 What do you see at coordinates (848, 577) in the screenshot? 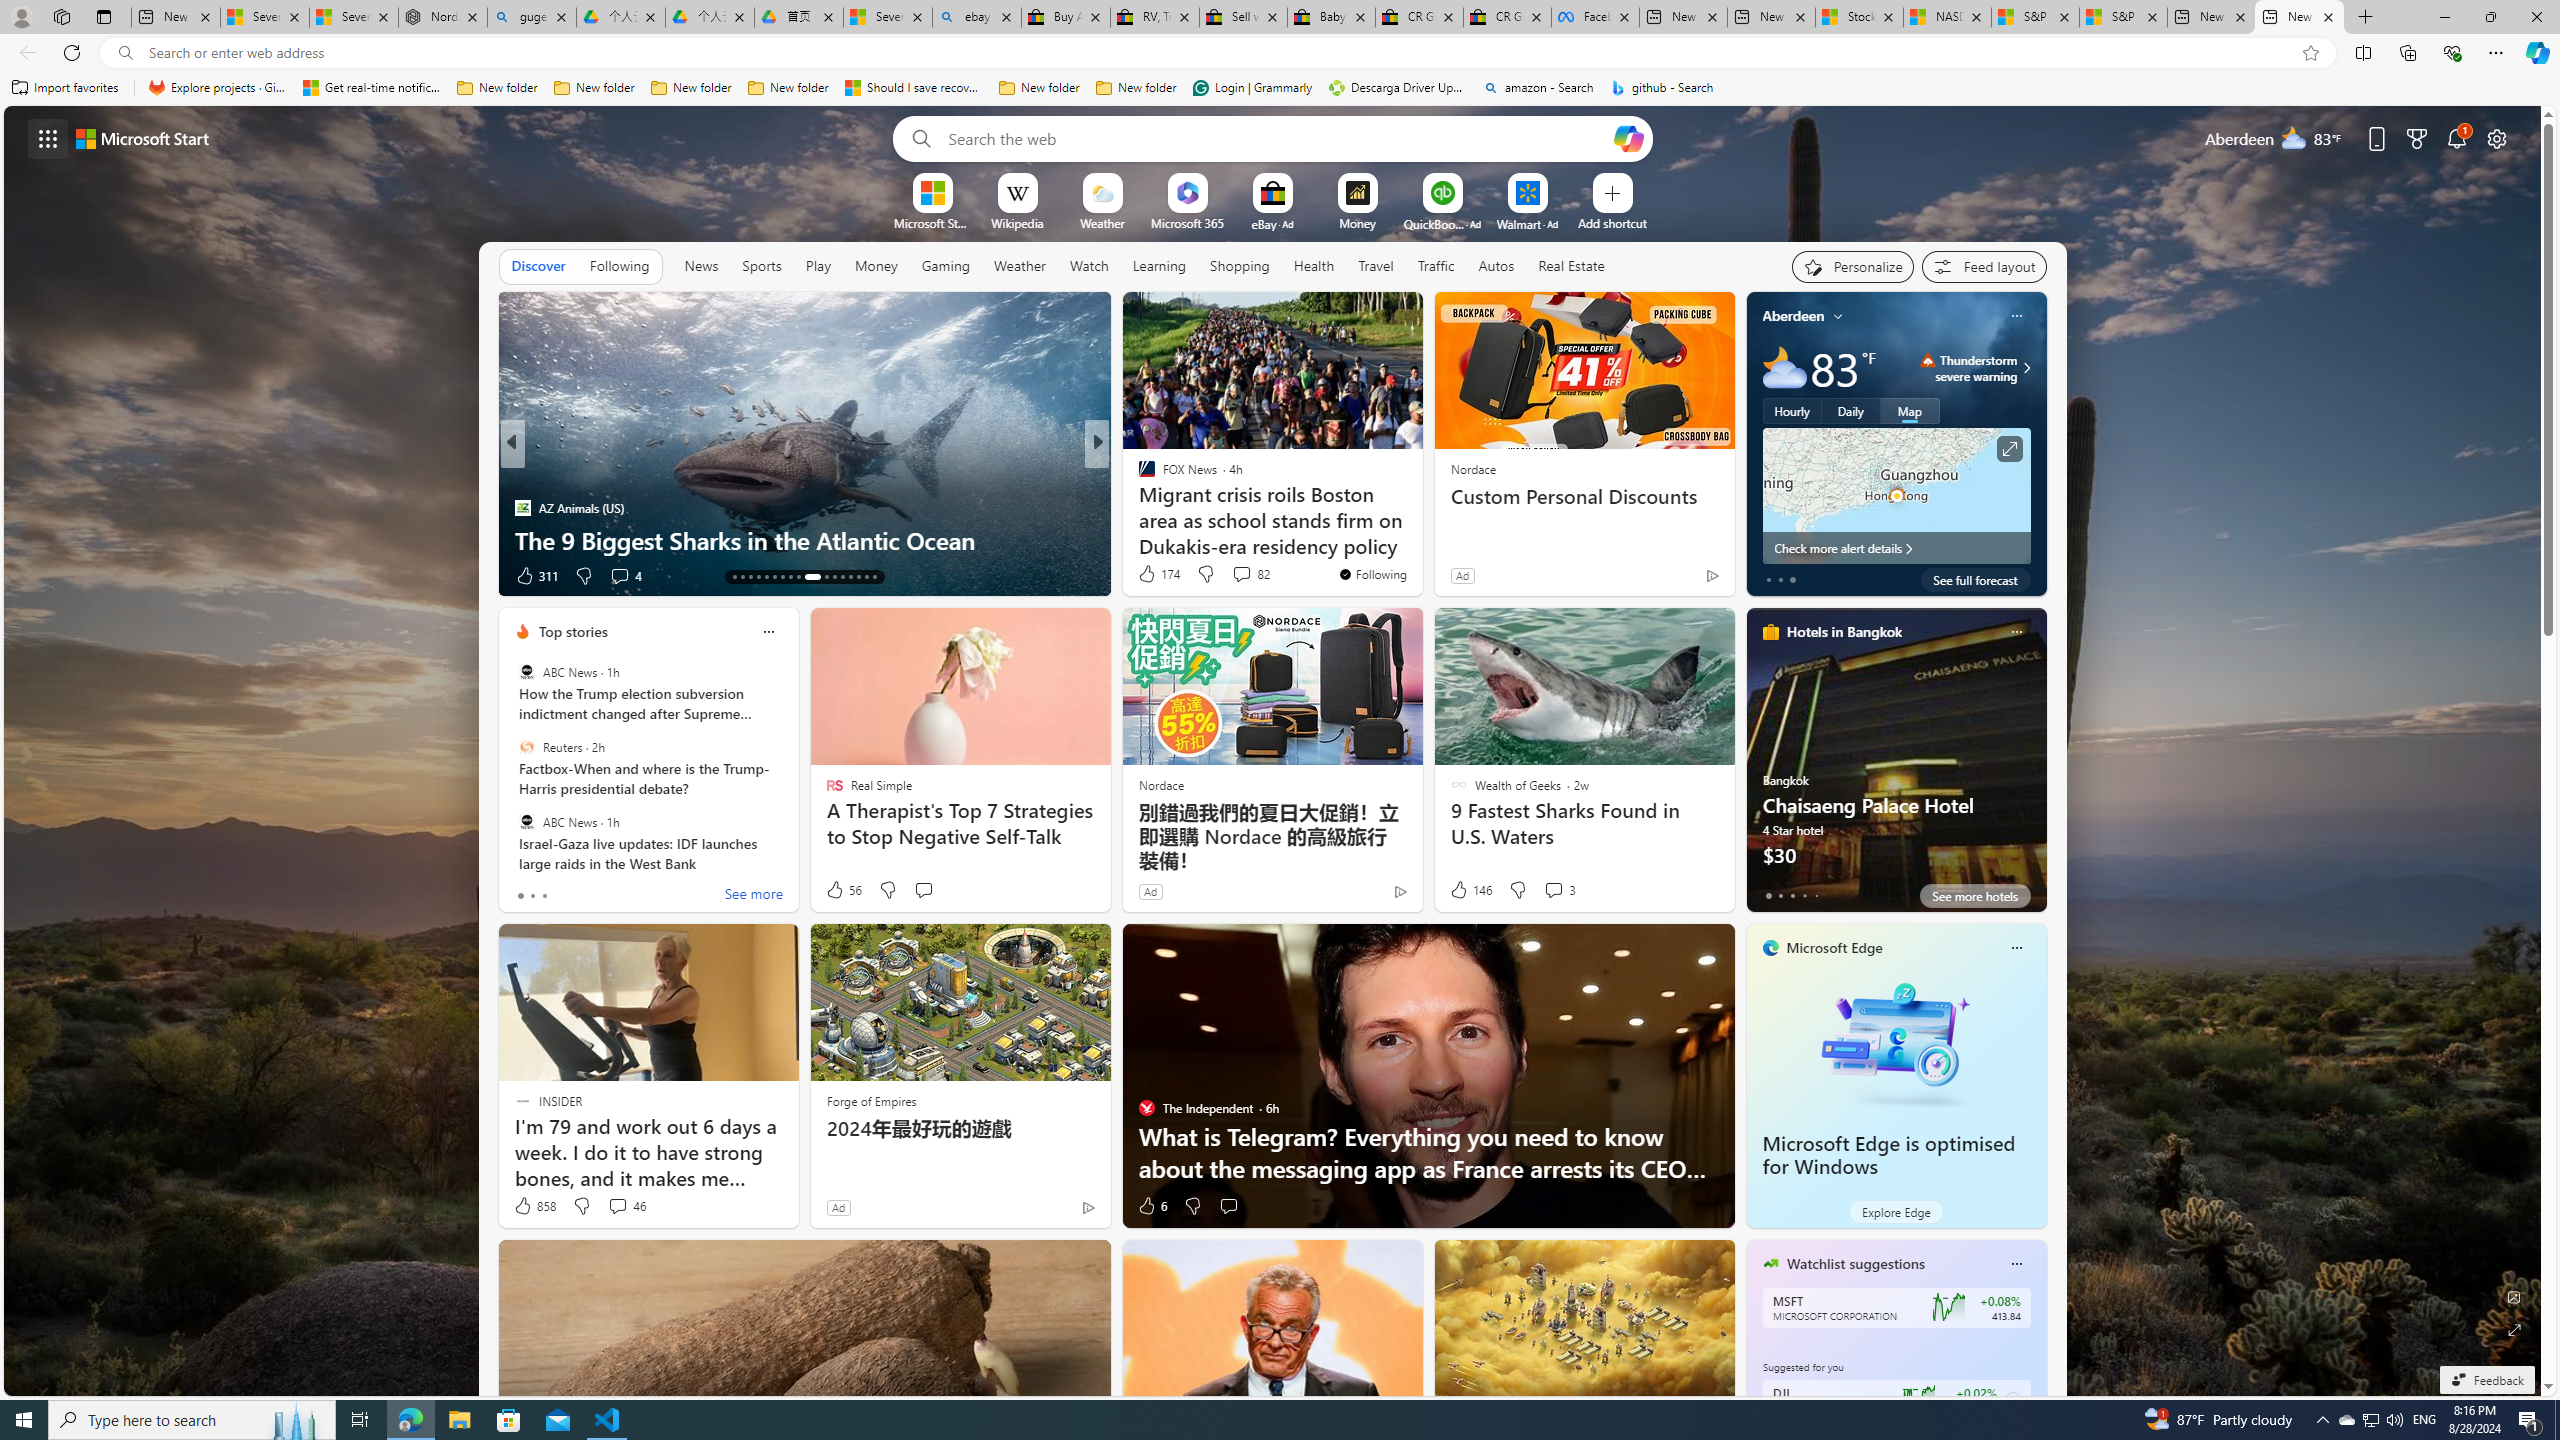
I see `'AutomationID: tab-26'` at bounding box center [848, 577].